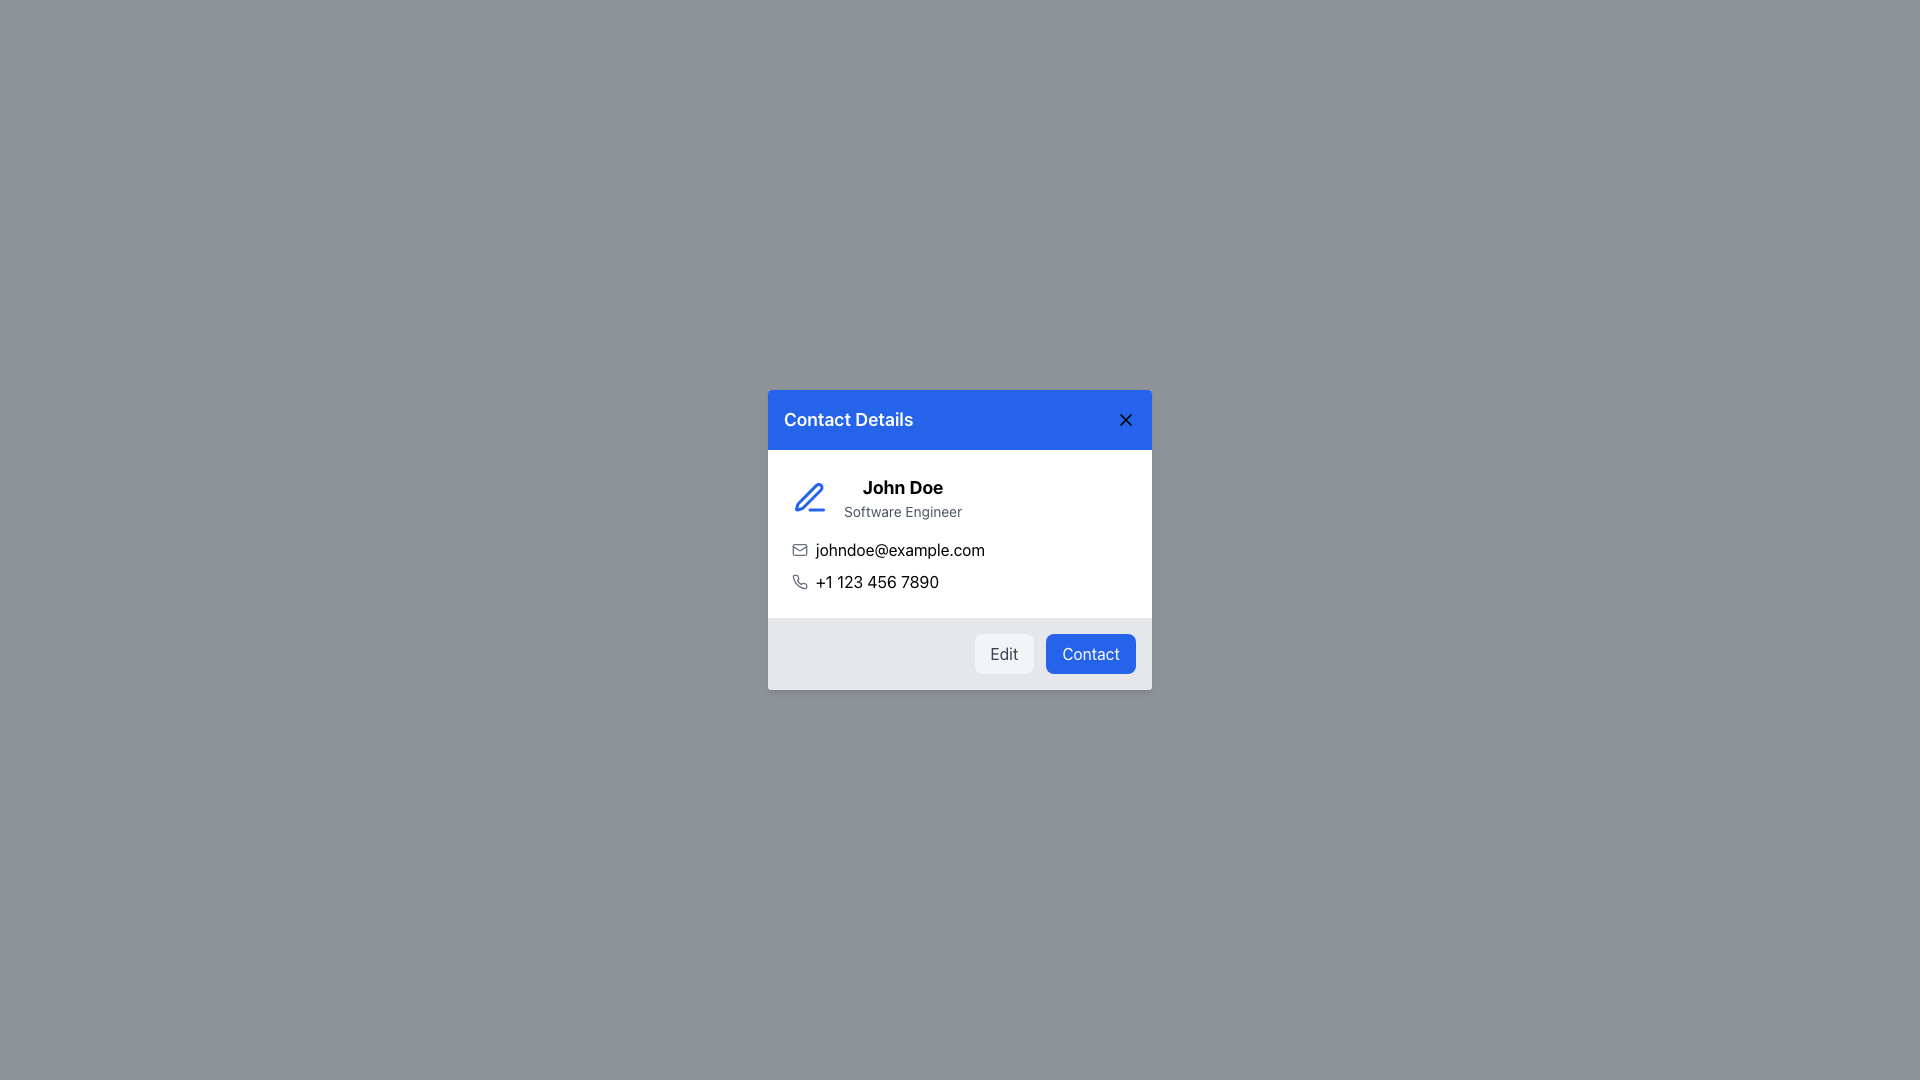  Describe the element at coordinates (810, 496) in the screenshot. I see `the editing icon located in the top-left section of the contact card, positioned to the left of the text 'John Doe' and 'Software Engineer'` at that location.